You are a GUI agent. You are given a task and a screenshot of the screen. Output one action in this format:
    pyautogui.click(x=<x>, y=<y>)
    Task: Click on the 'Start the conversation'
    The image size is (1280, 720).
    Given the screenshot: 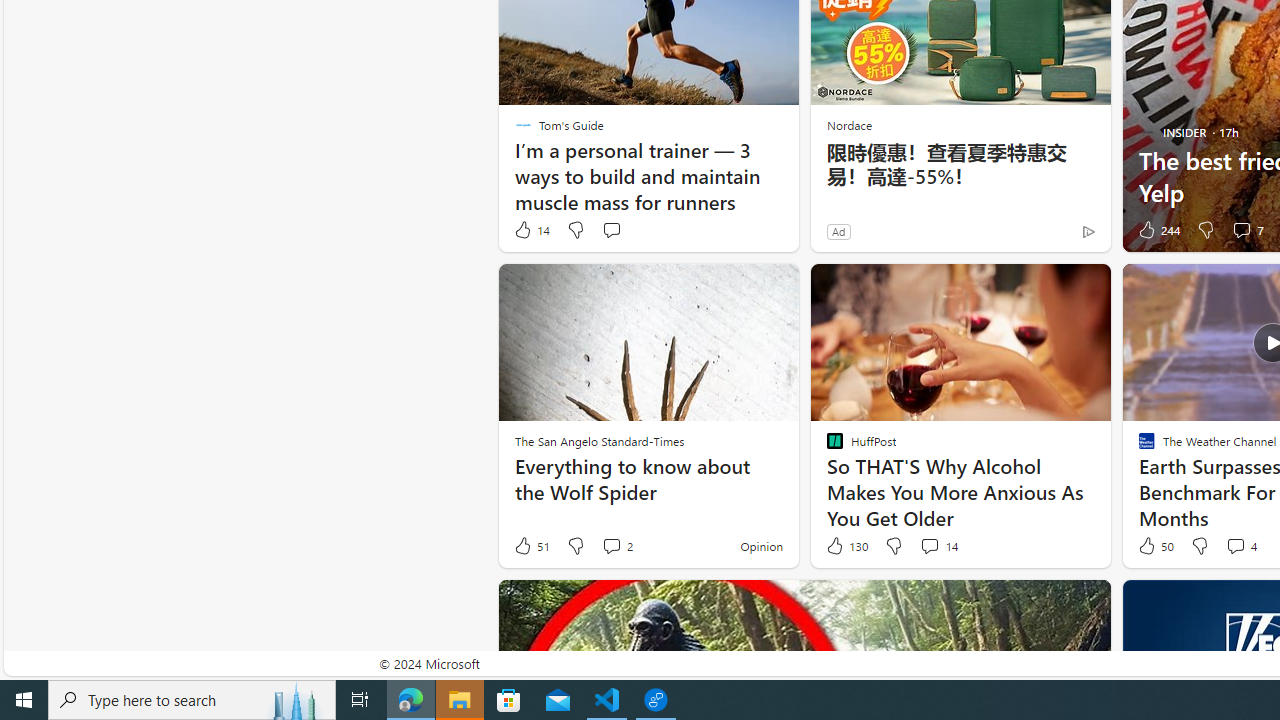 What is the action you would take?
    pyautogui.click(x=610, y=229)
    